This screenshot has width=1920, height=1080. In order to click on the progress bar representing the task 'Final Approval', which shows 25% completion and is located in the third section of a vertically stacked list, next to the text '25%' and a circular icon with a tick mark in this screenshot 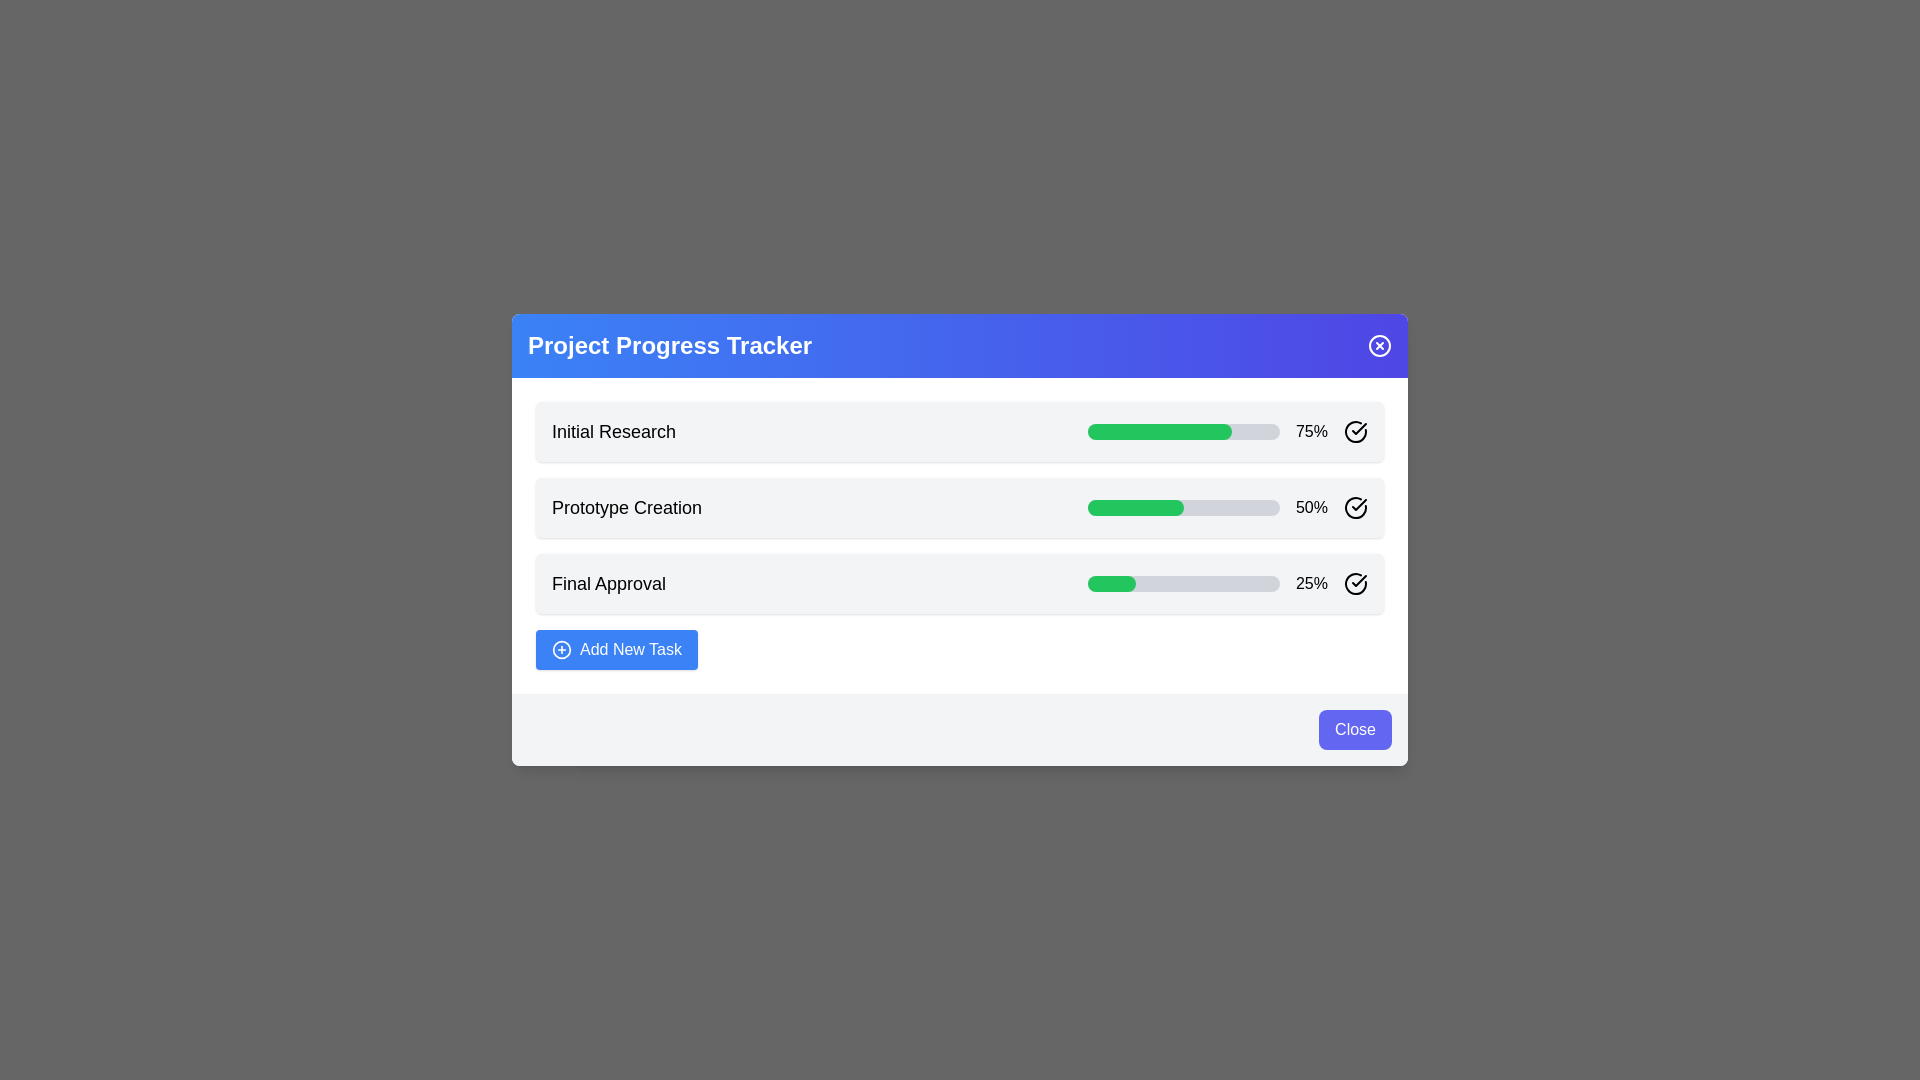, I will do `click(1227, 583)`.